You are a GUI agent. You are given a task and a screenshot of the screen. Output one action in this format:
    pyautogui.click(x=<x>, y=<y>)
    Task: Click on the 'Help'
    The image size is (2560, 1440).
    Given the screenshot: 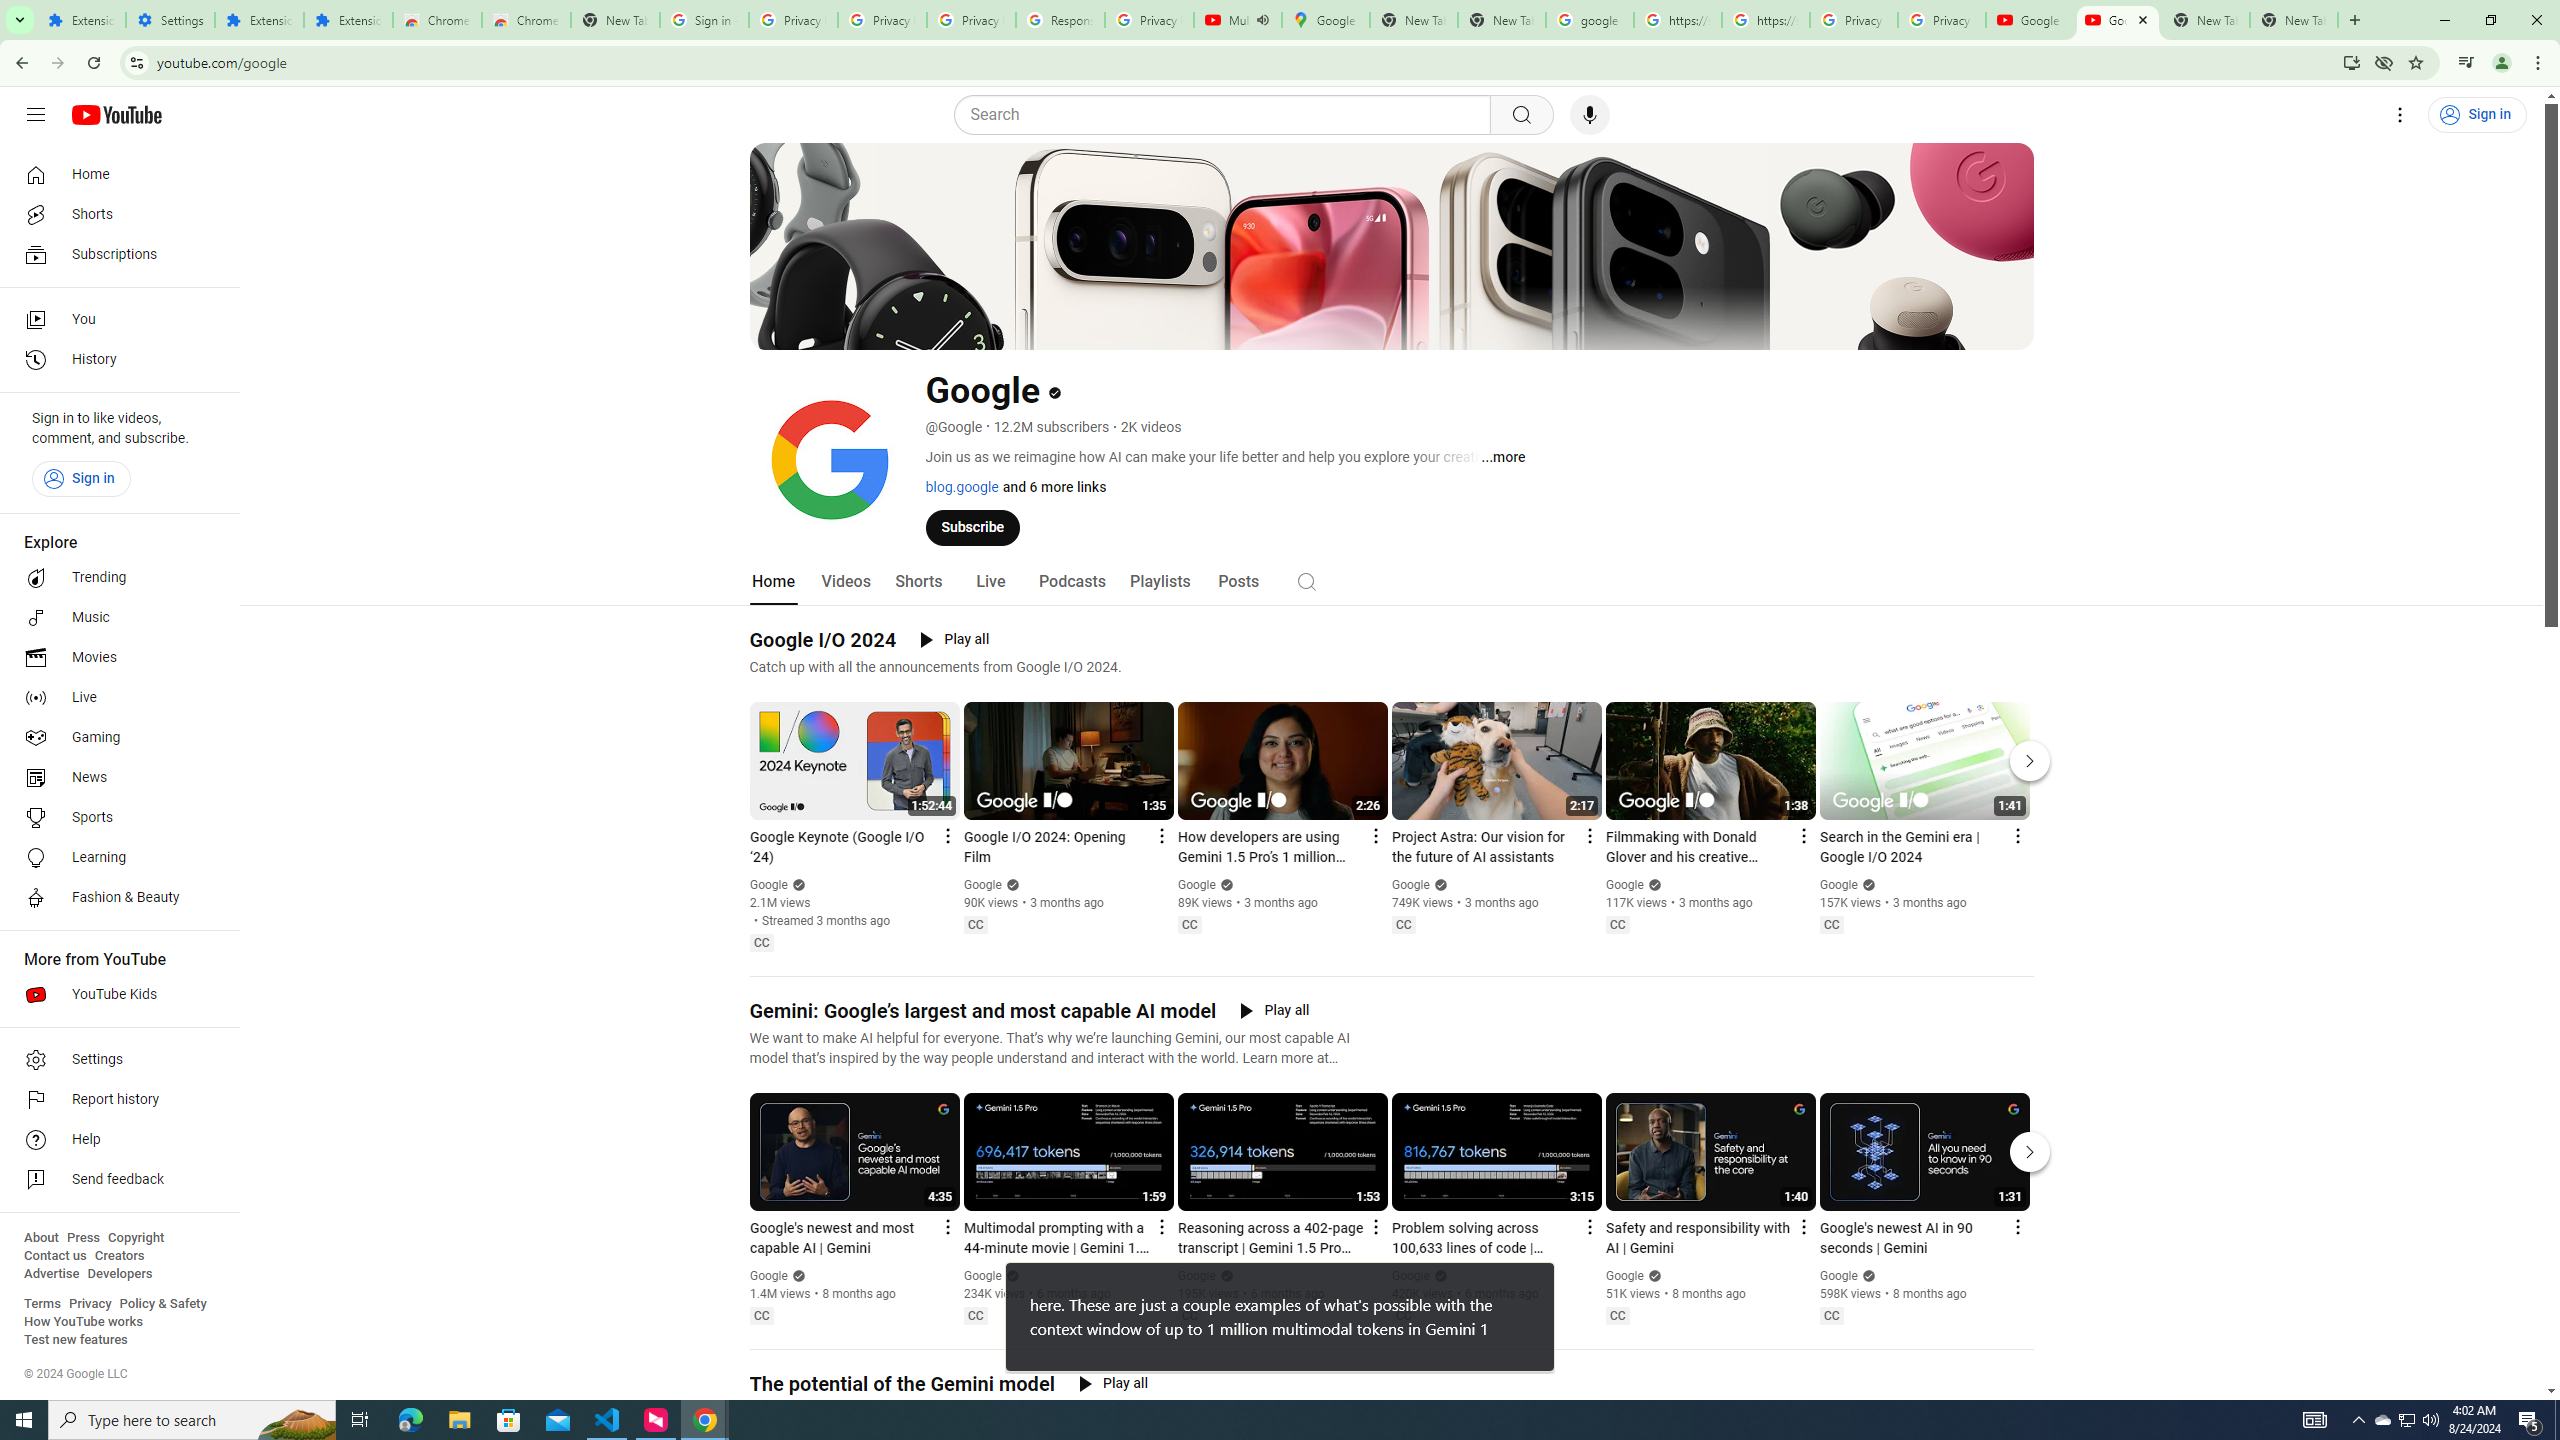 What is the action you would take?
    pyautogui.click(x=113, y=1140)
    